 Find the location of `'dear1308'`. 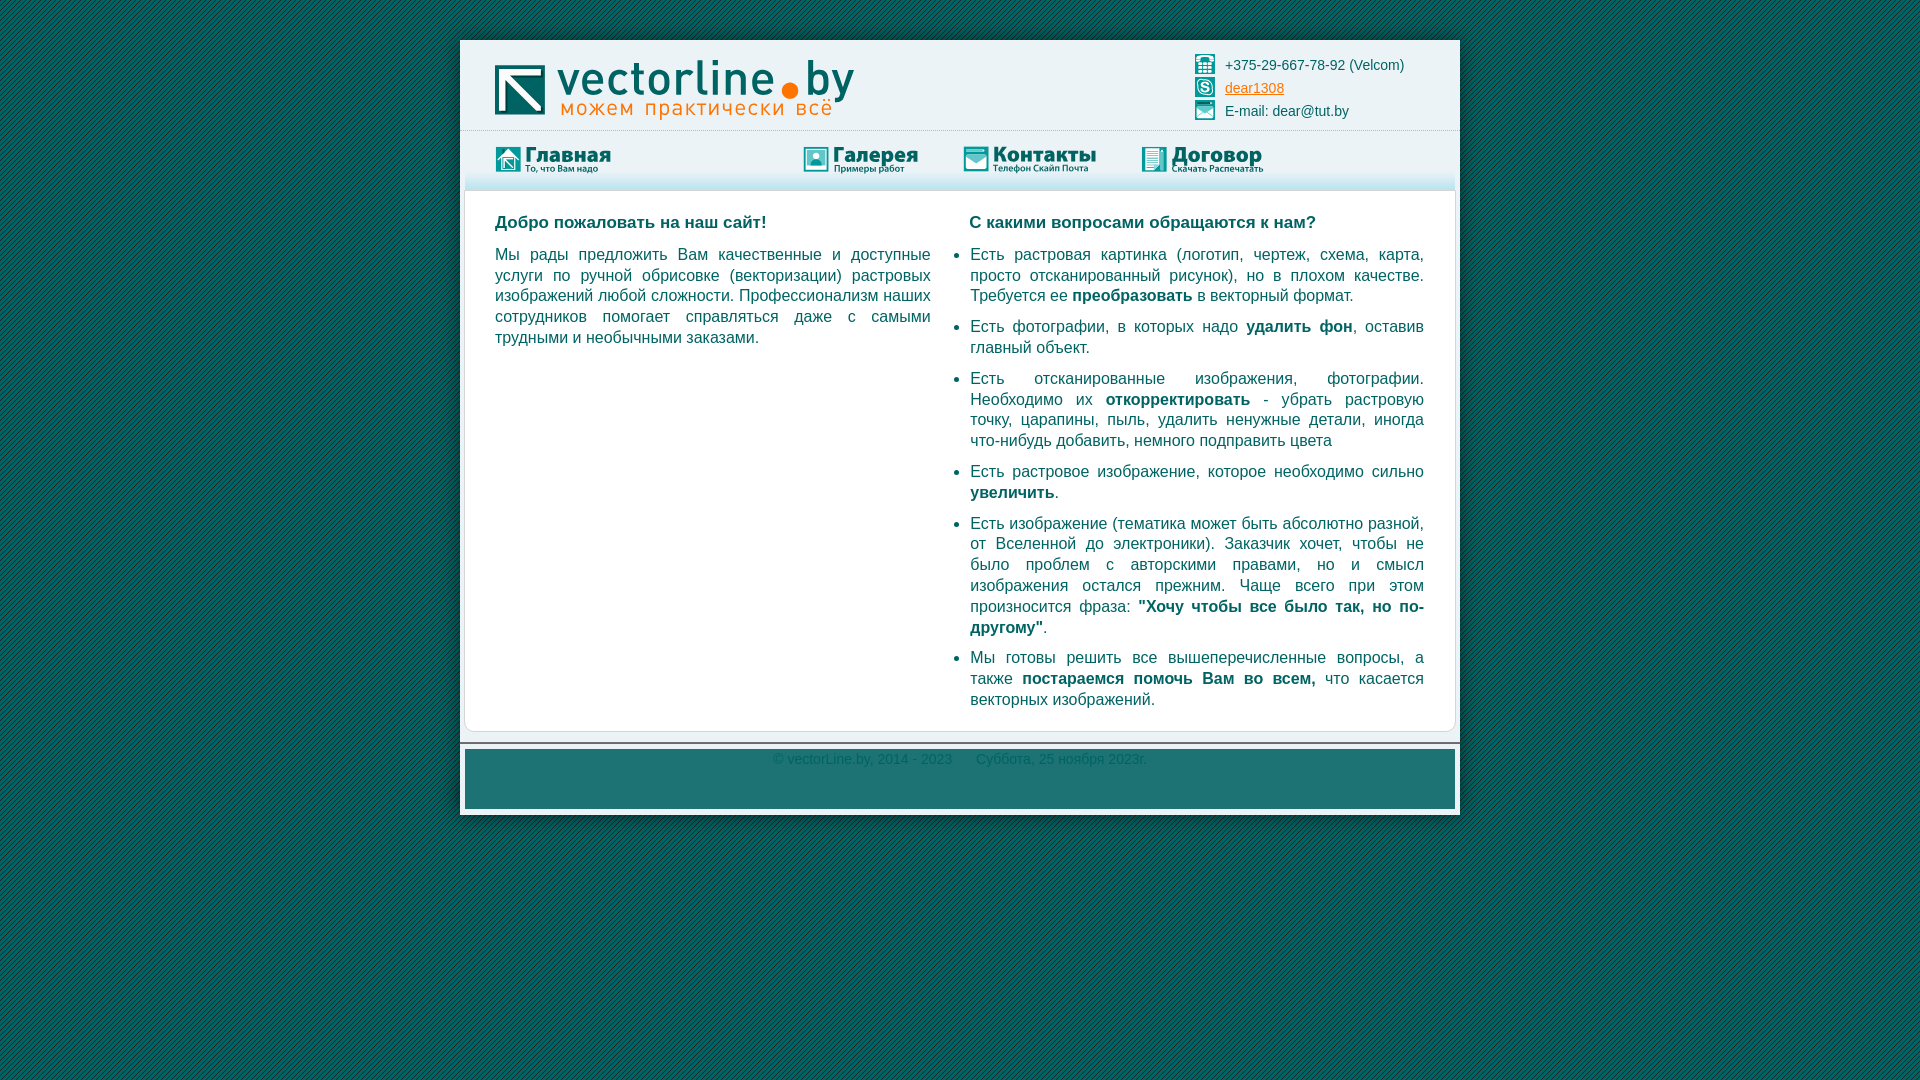

'dear1308' is located at coordinates (1253, 87).